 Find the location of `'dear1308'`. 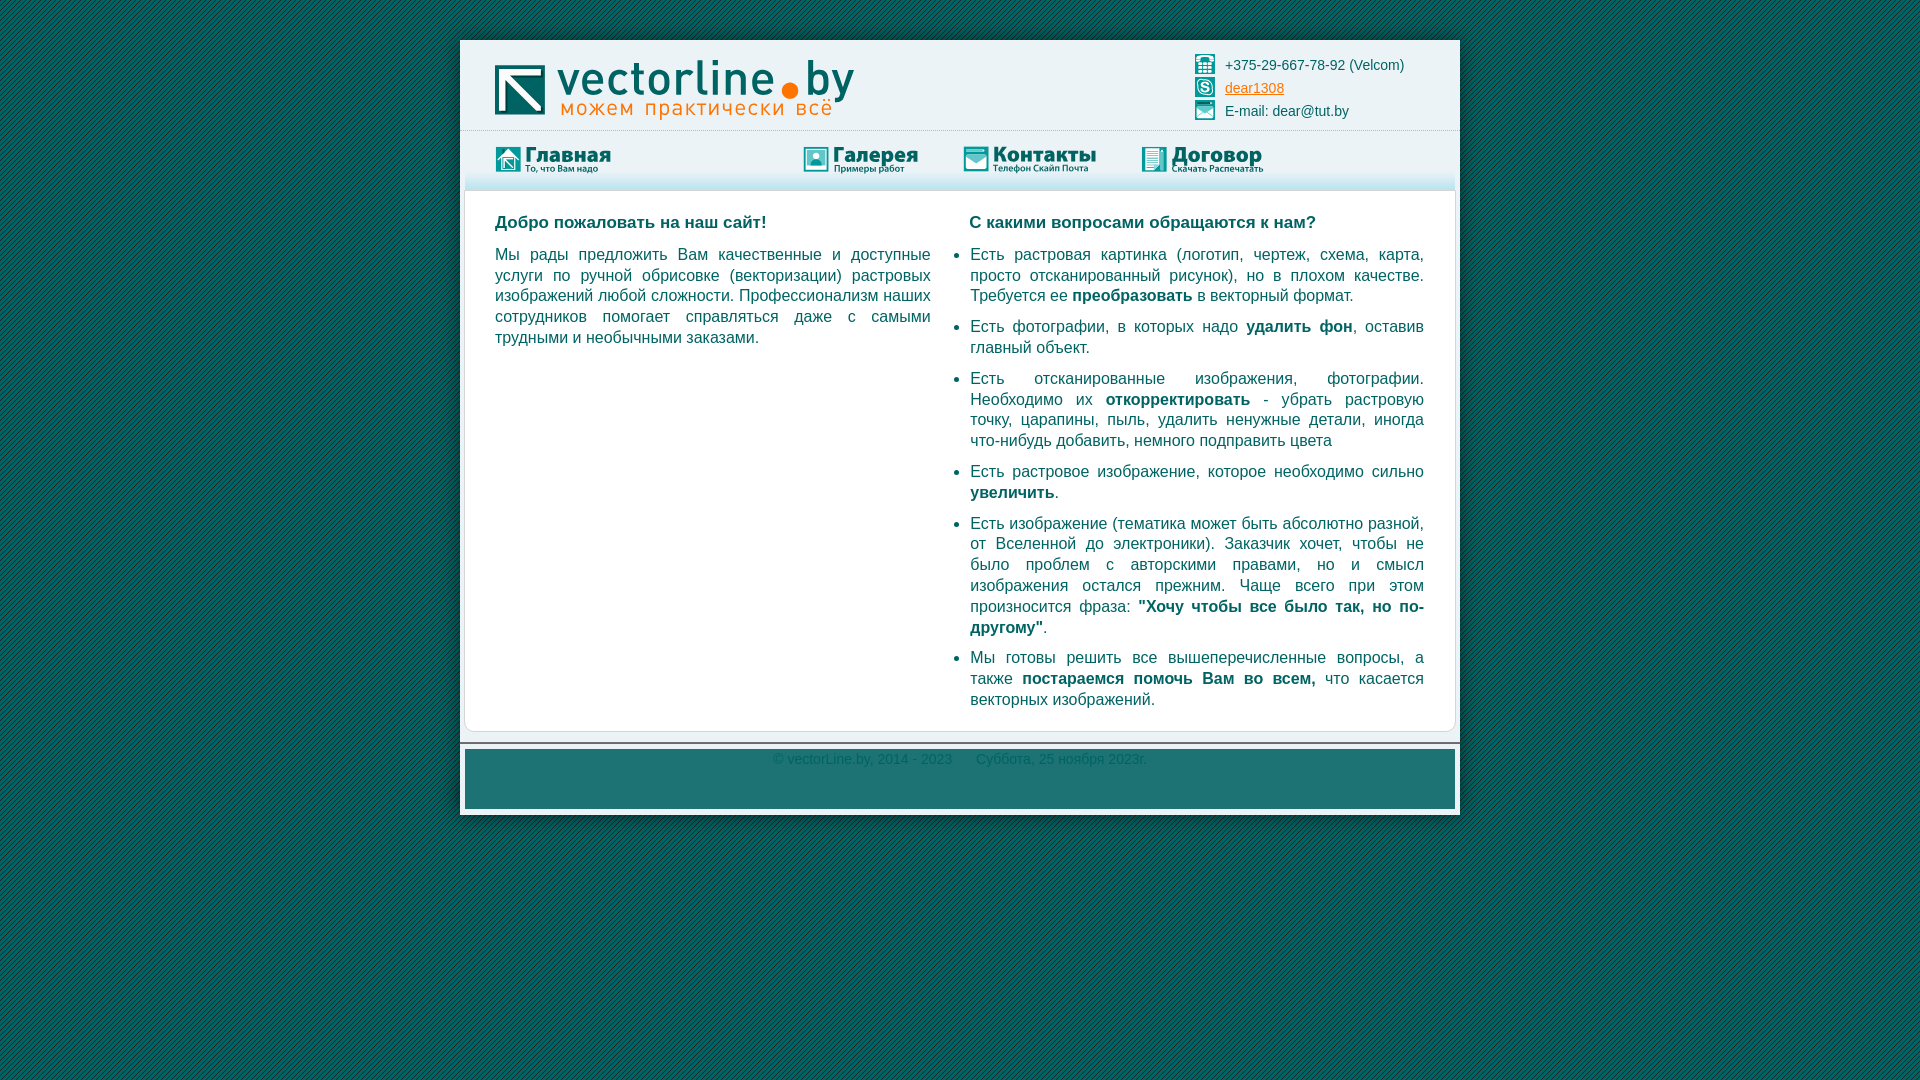

'dear1308' is located at coordinates (1253, 87).